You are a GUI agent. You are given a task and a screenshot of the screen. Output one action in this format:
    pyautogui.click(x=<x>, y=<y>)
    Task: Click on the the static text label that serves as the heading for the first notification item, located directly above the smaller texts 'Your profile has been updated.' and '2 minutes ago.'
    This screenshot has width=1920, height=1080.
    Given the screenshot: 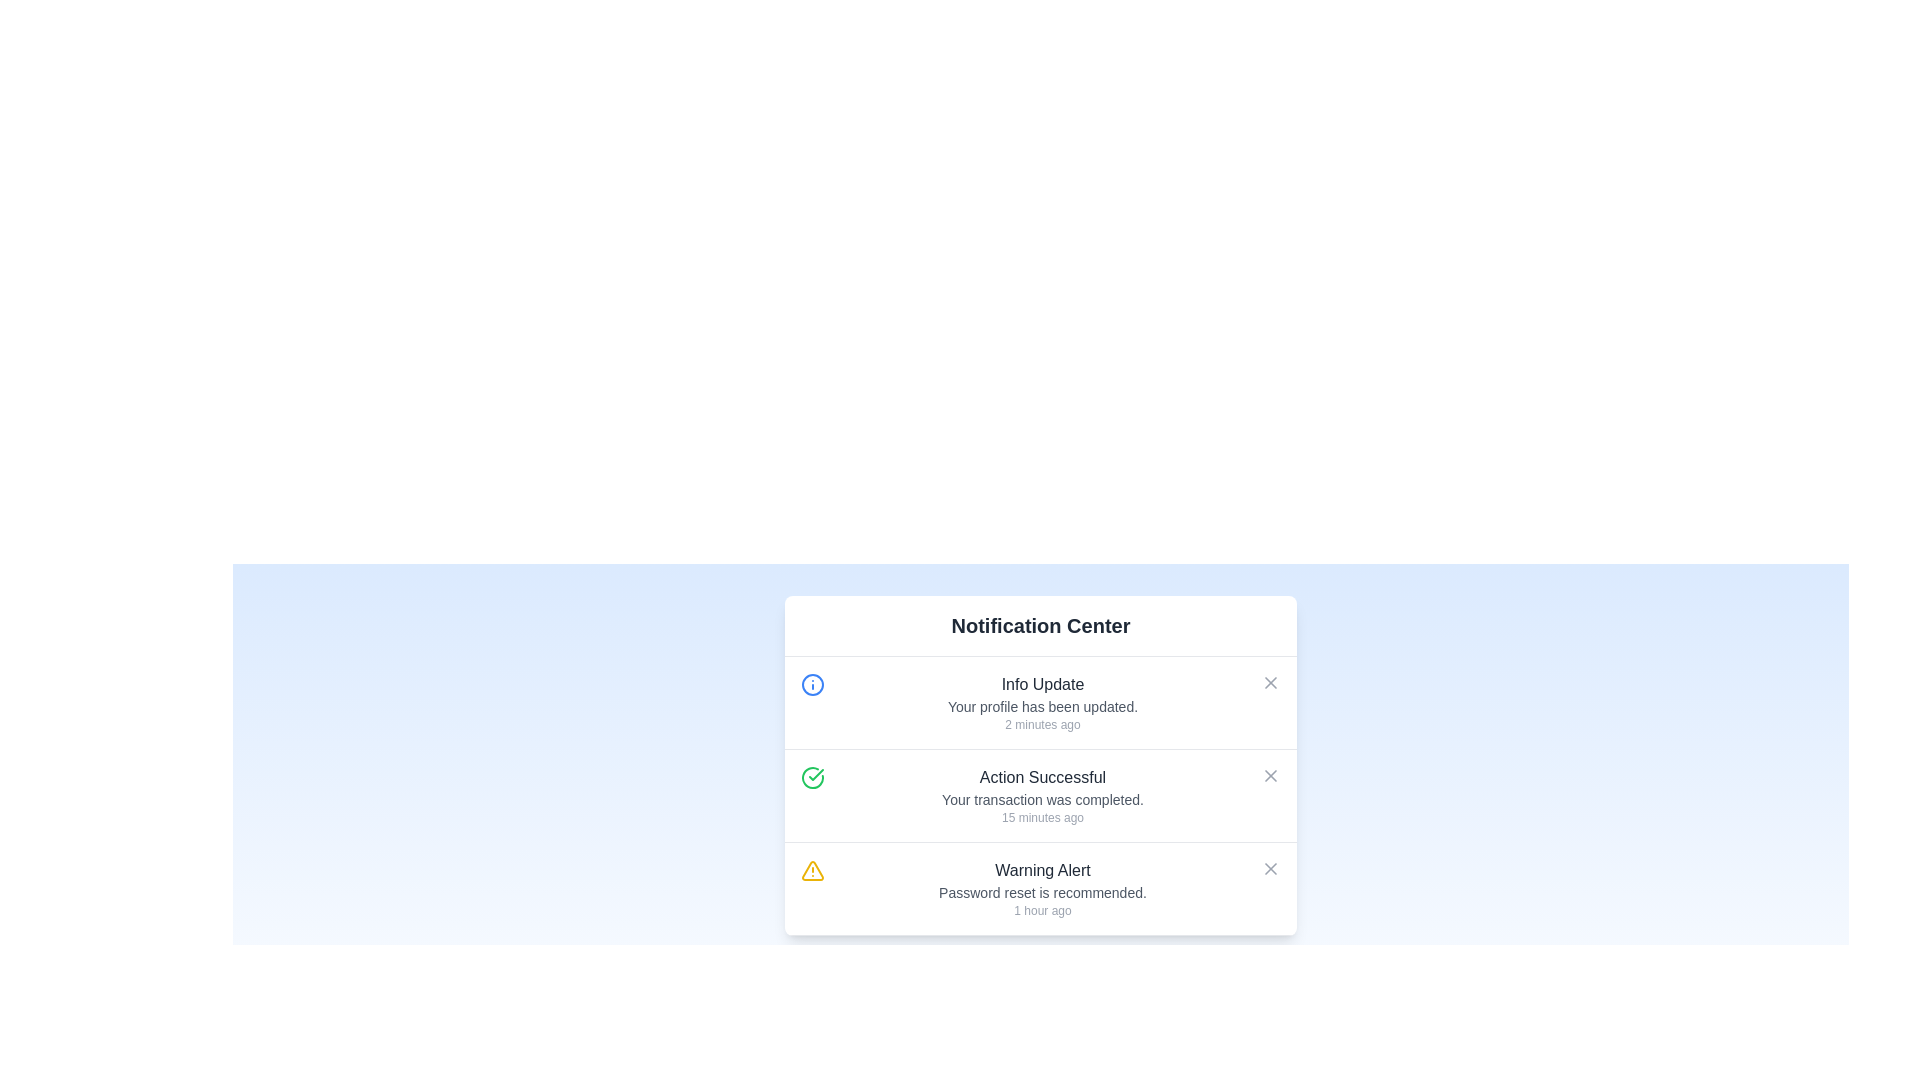 What is the action you would take?
    pyautogui.click(x=1041, y=684)
    